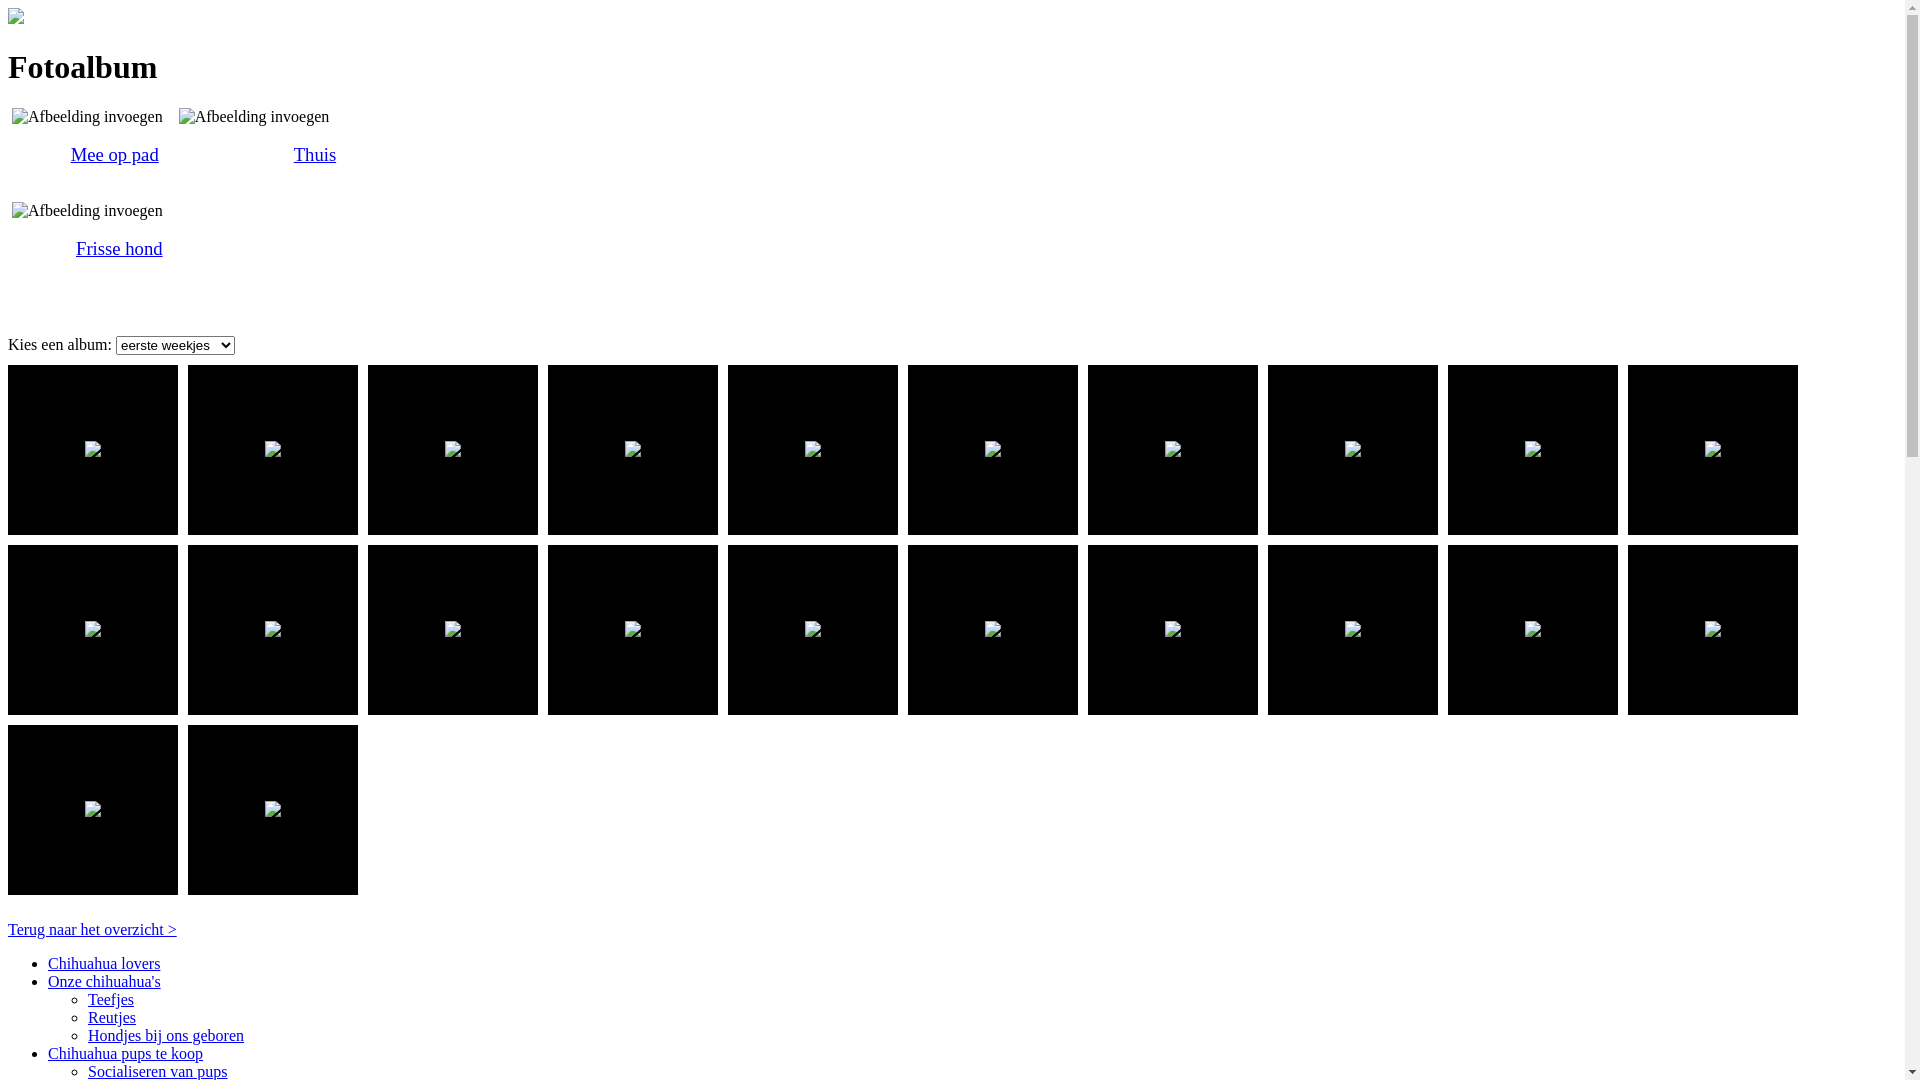 The height and width of the screenshot is (1080, 1920). I want to click on 'Hondjes bij ons geboren', so click(166, 1035).